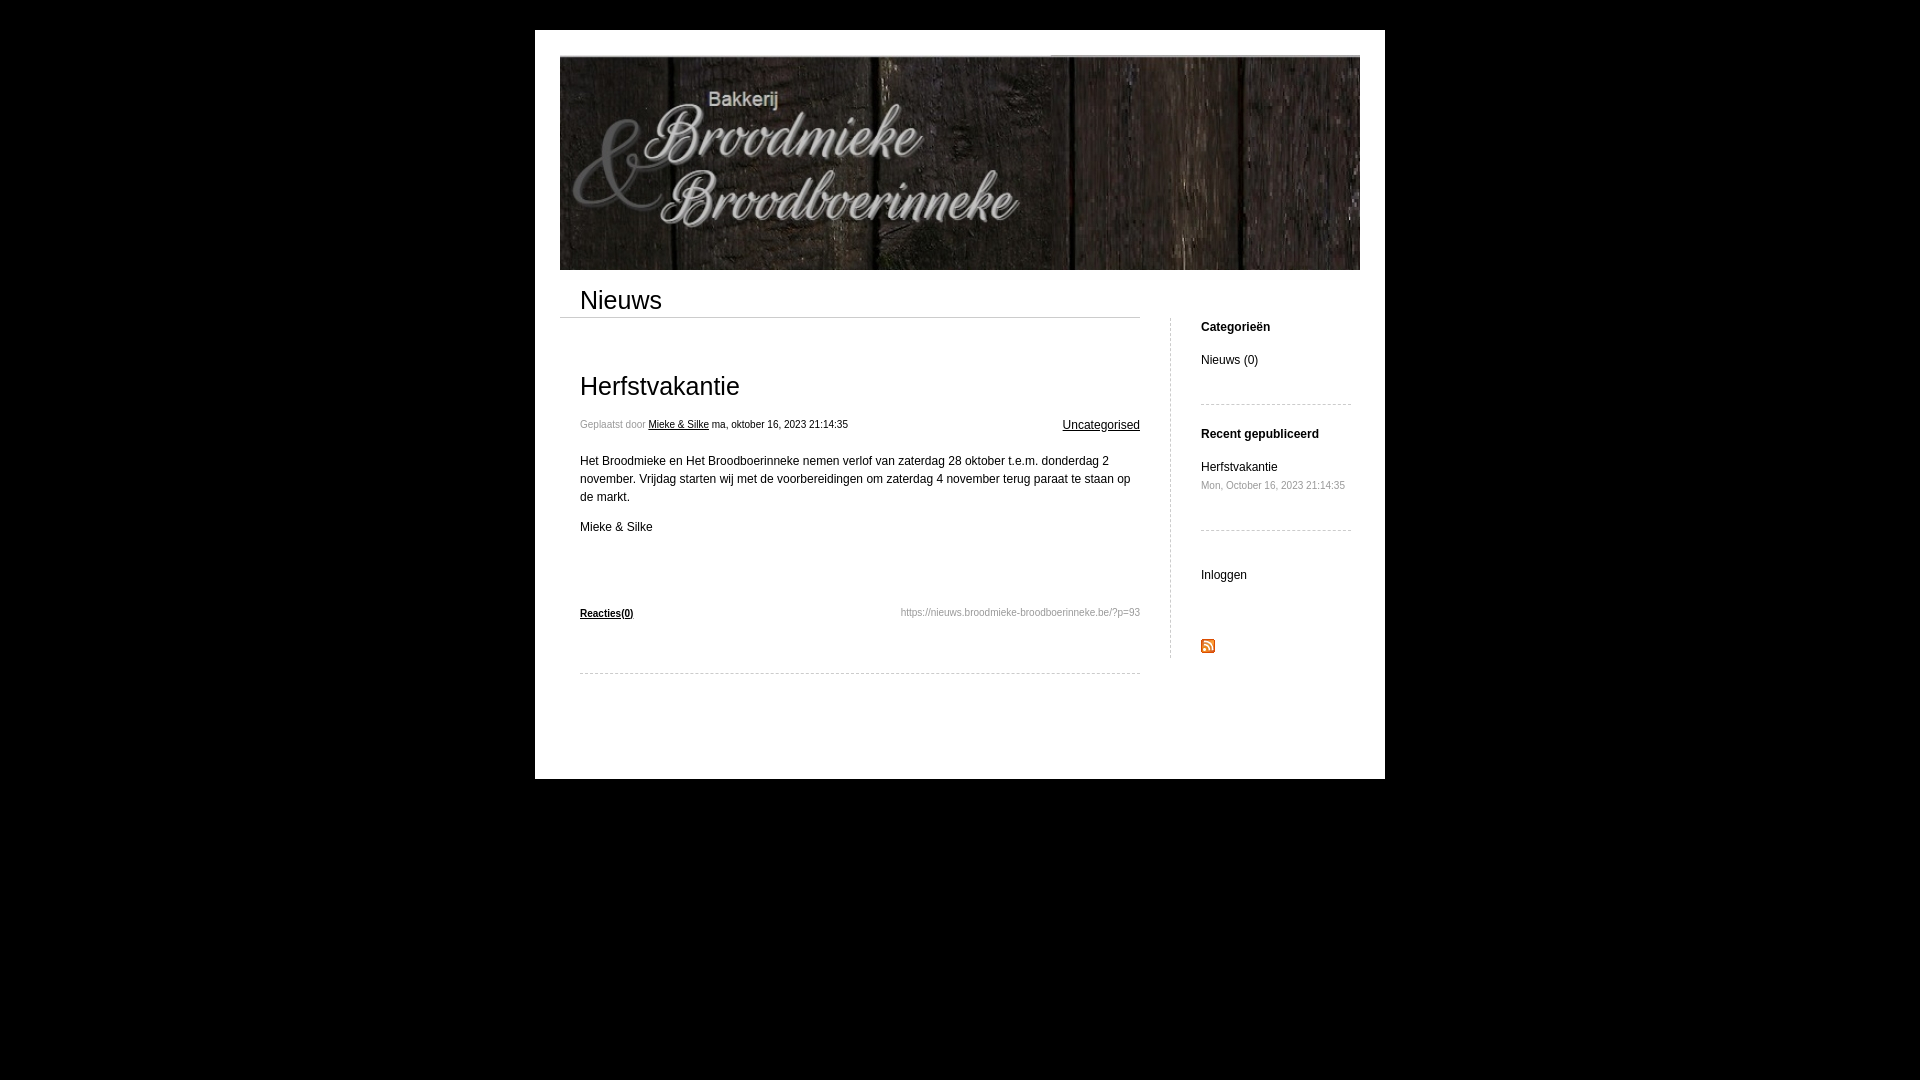  Describe the element at coordinates (778, 423) in the screenshot. I see `'ma, oktober 16, 2023 21:14:35'` at that location.